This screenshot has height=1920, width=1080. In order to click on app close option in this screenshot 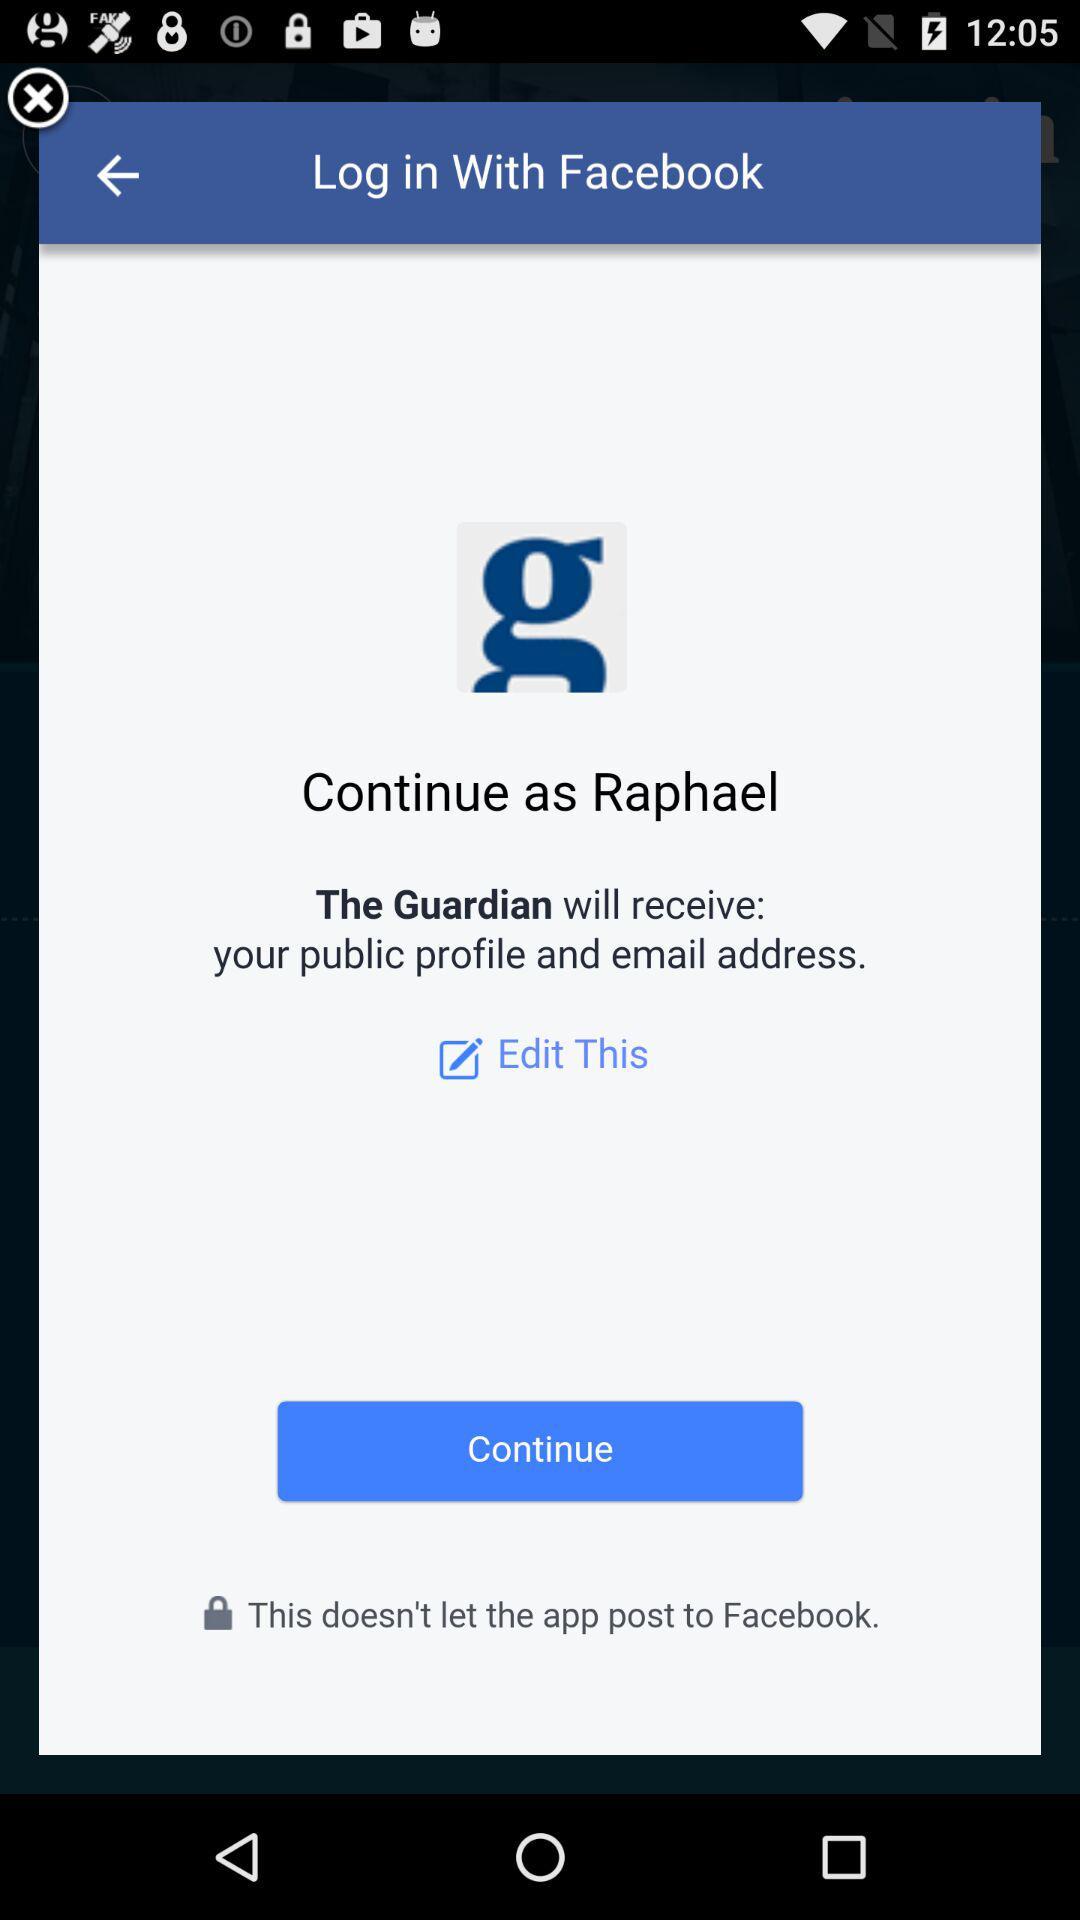, I will do `click(38, 100)`.